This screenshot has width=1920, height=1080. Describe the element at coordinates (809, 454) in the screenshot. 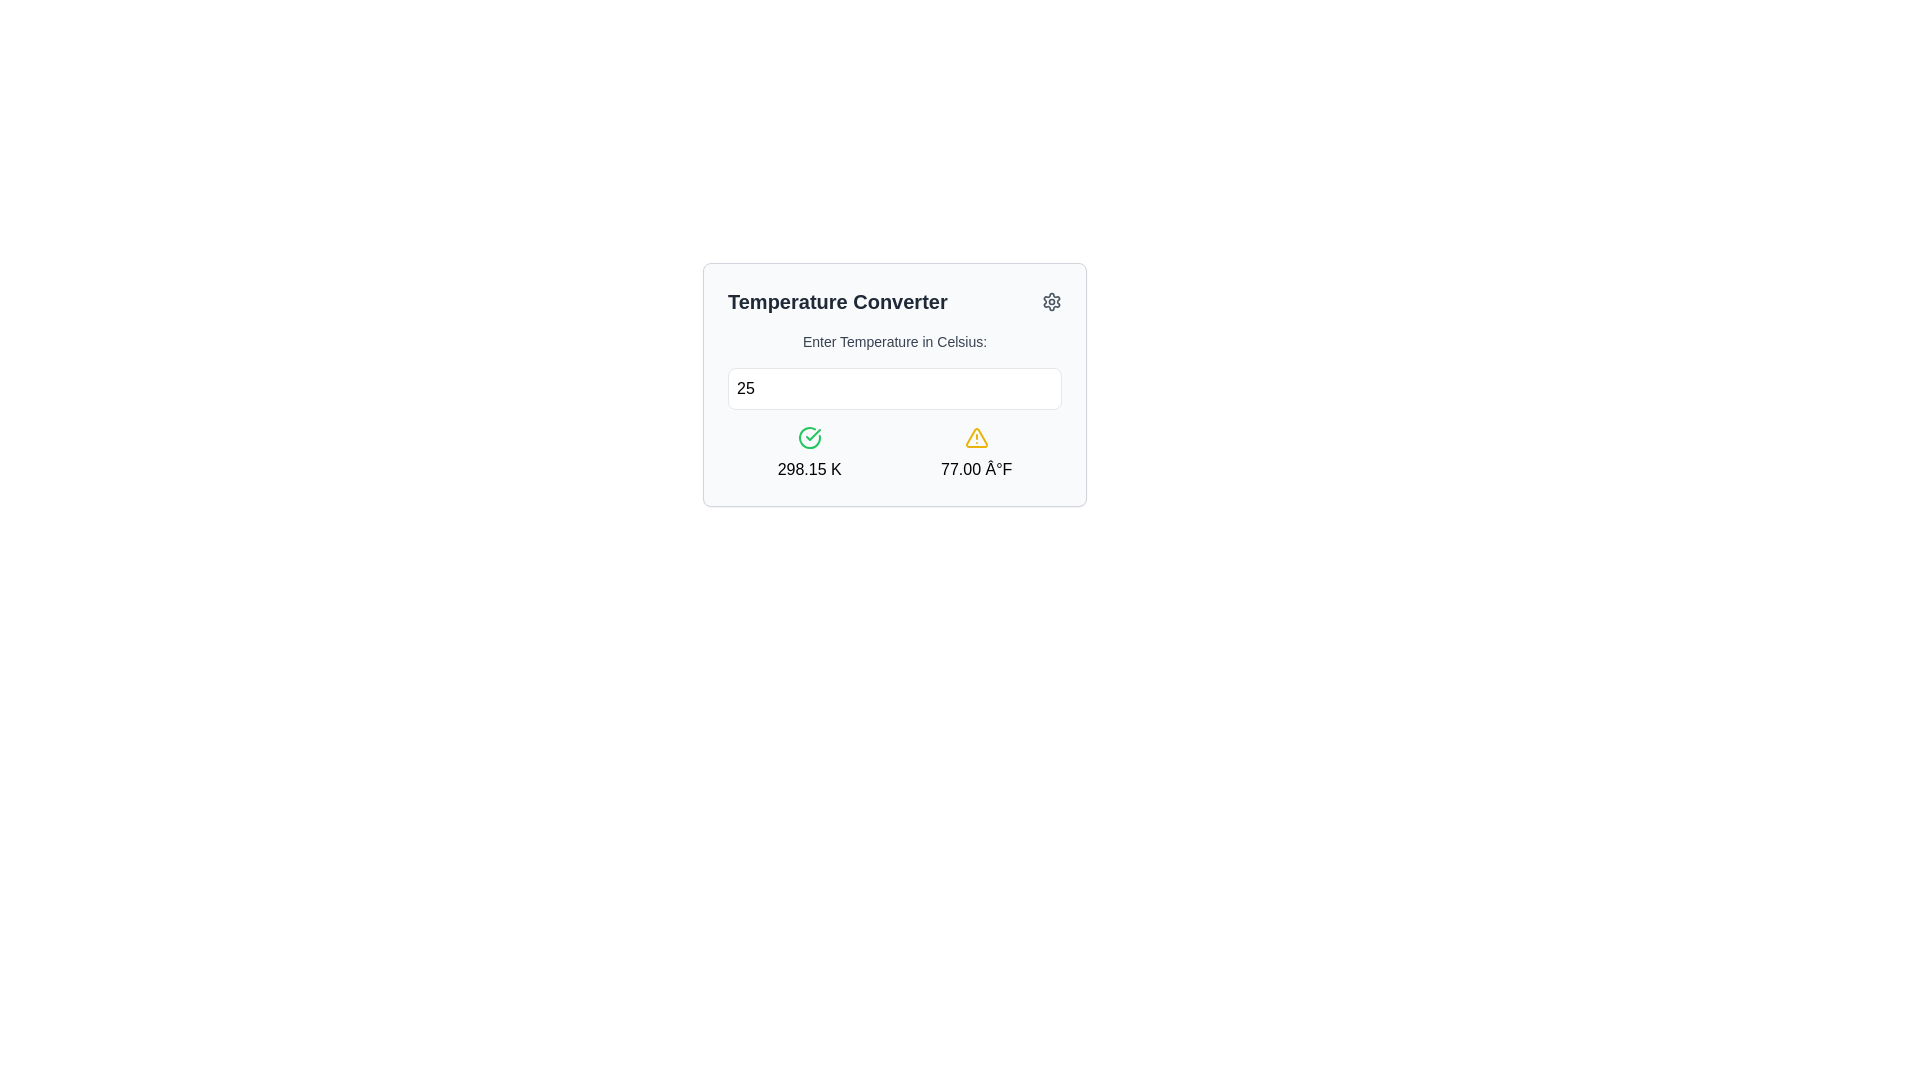

I see `the informational label displaying the temperature value in Kelvin, which is located in the left column of a two-column layout and is identified by the decorative checkmark icon above it` at that location.